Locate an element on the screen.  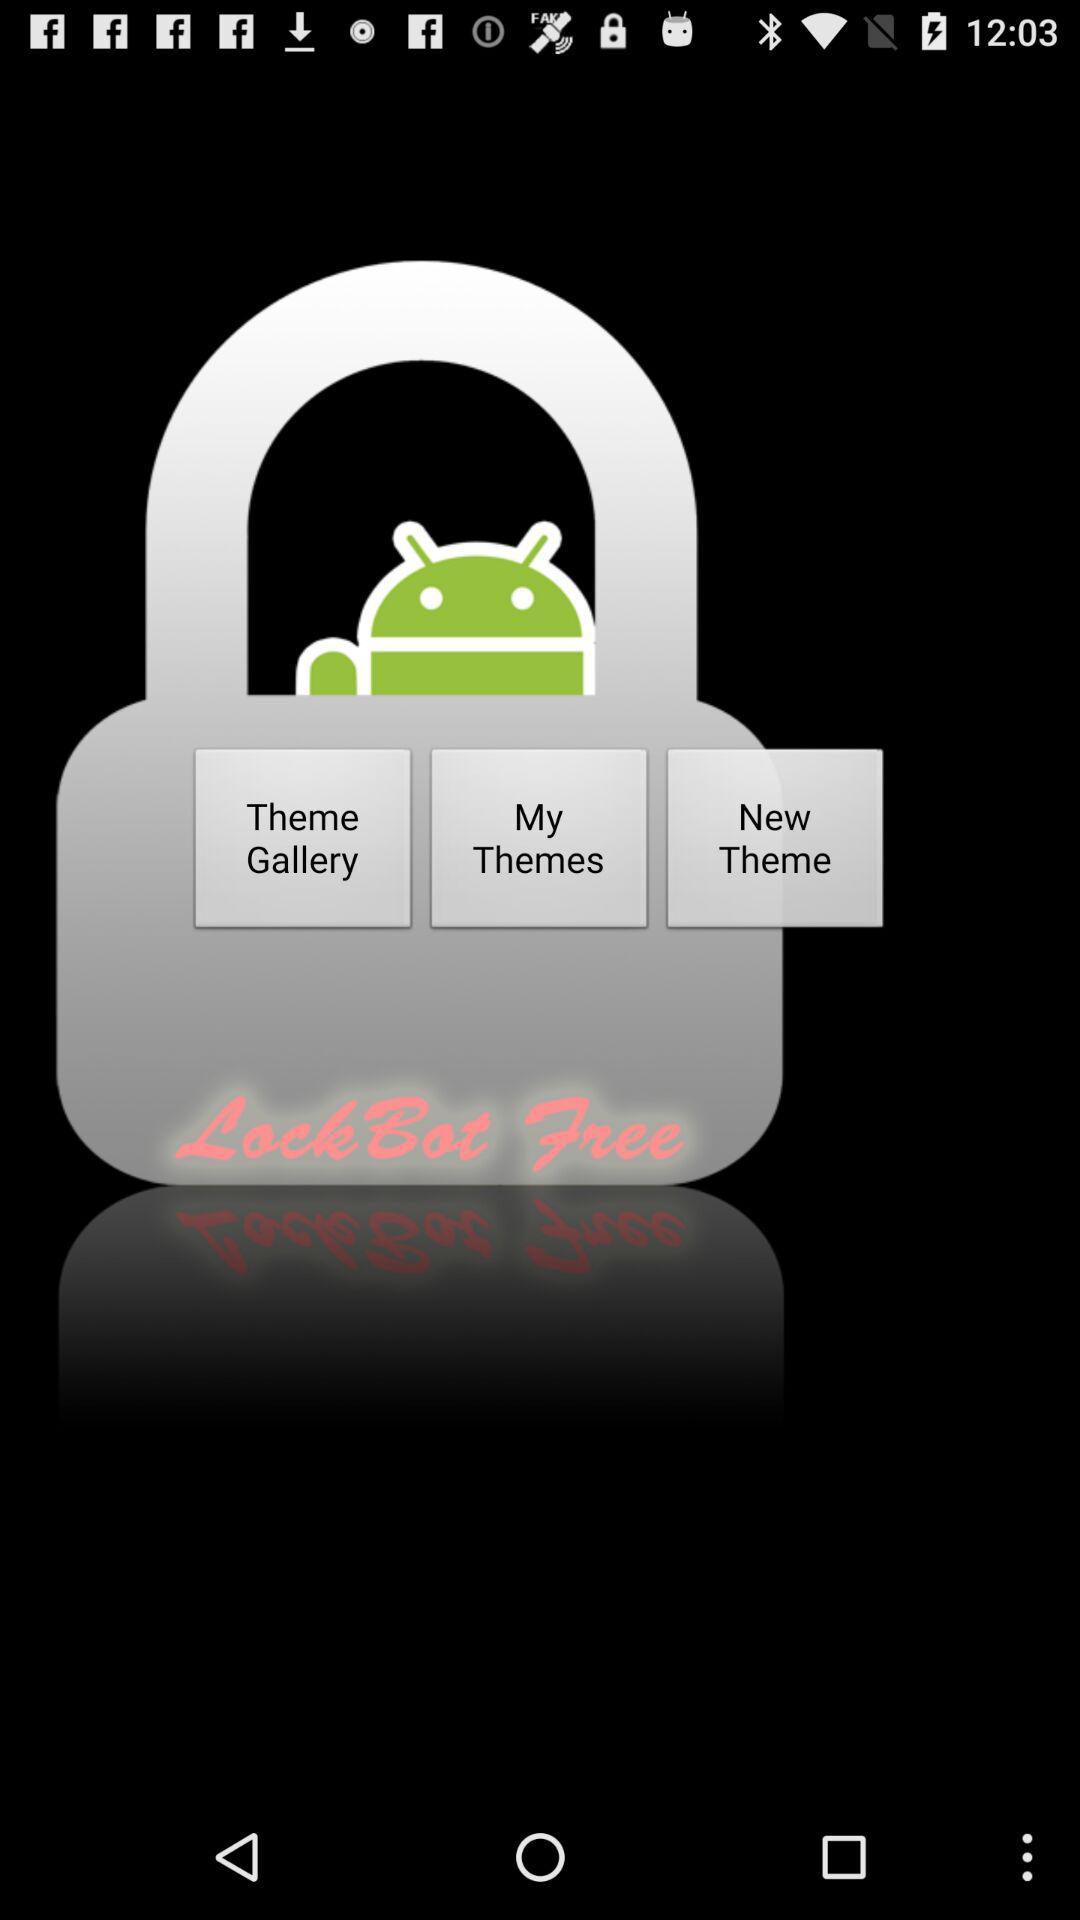
button next to the my themes item is located at coordinates (774, 844).